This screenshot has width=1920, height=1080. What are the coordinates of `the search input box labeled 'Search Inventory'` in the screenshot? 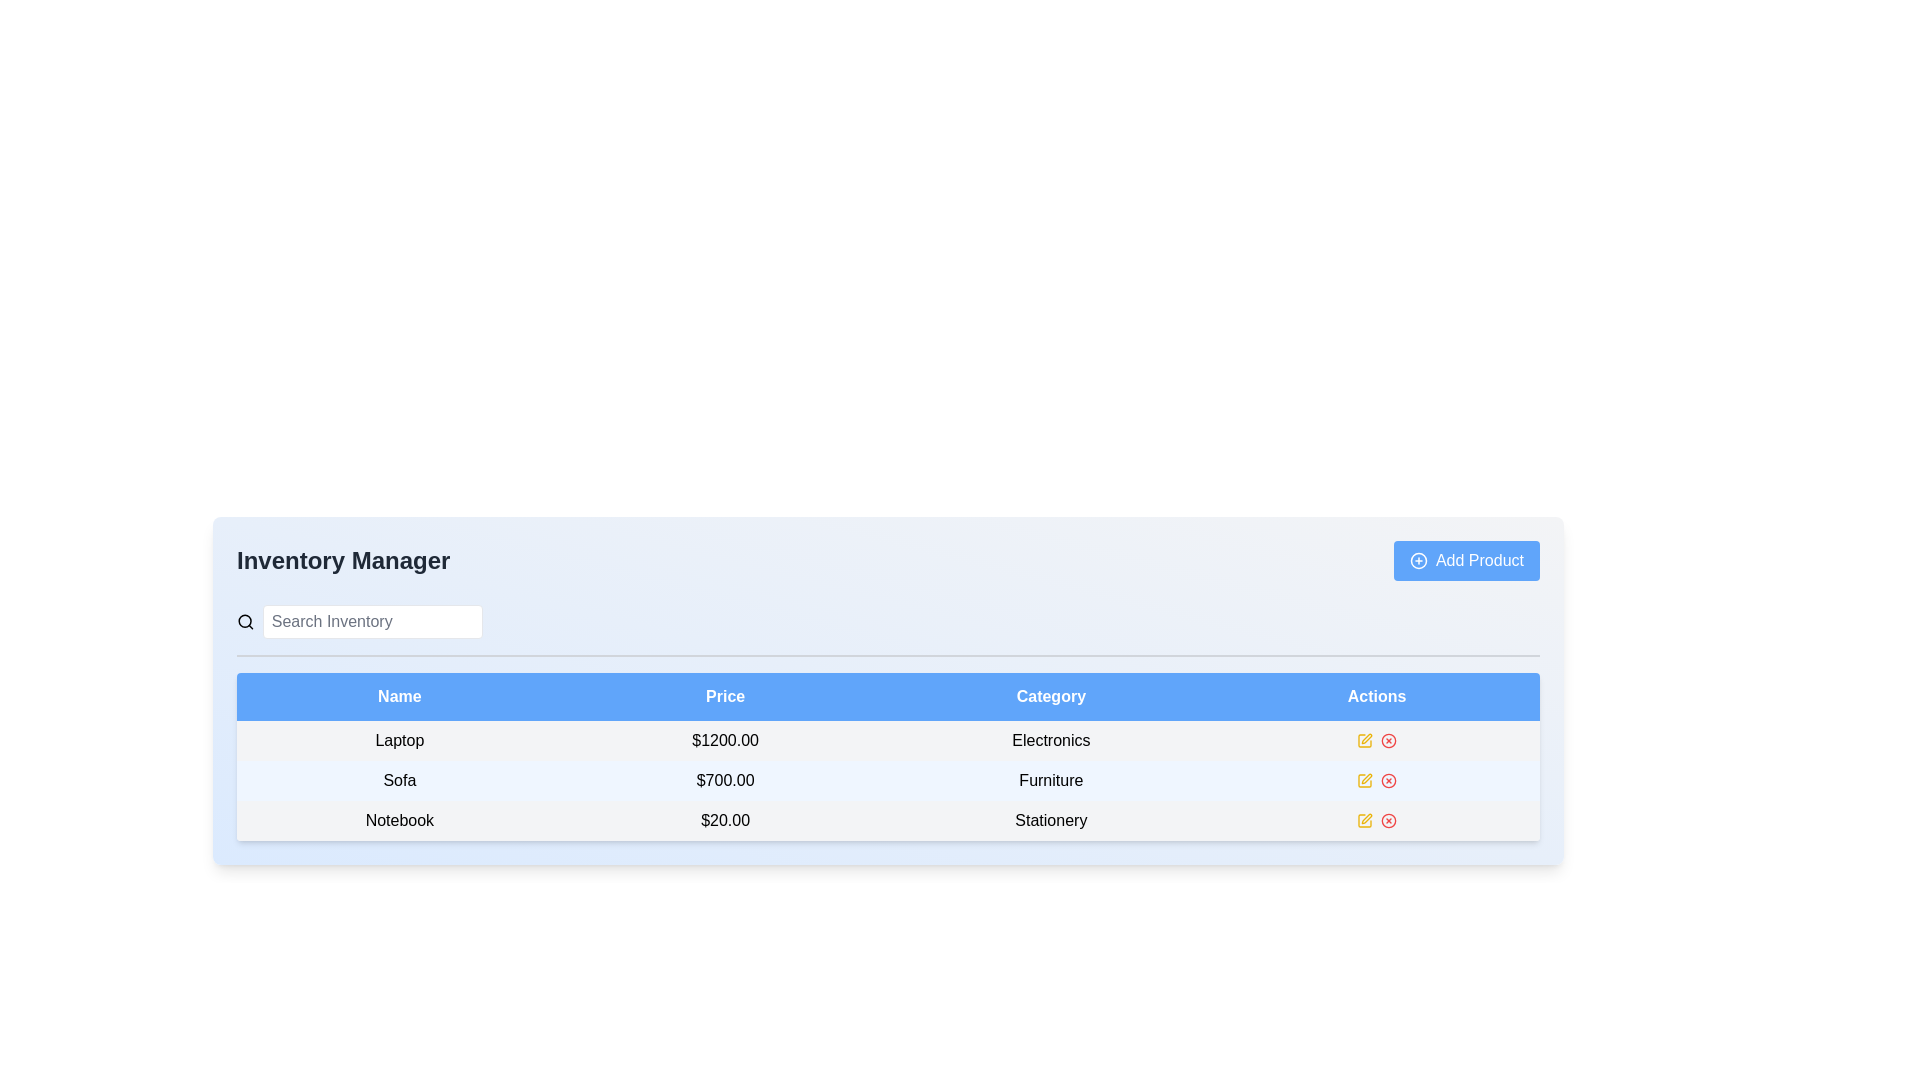 It's located at (360, 620).